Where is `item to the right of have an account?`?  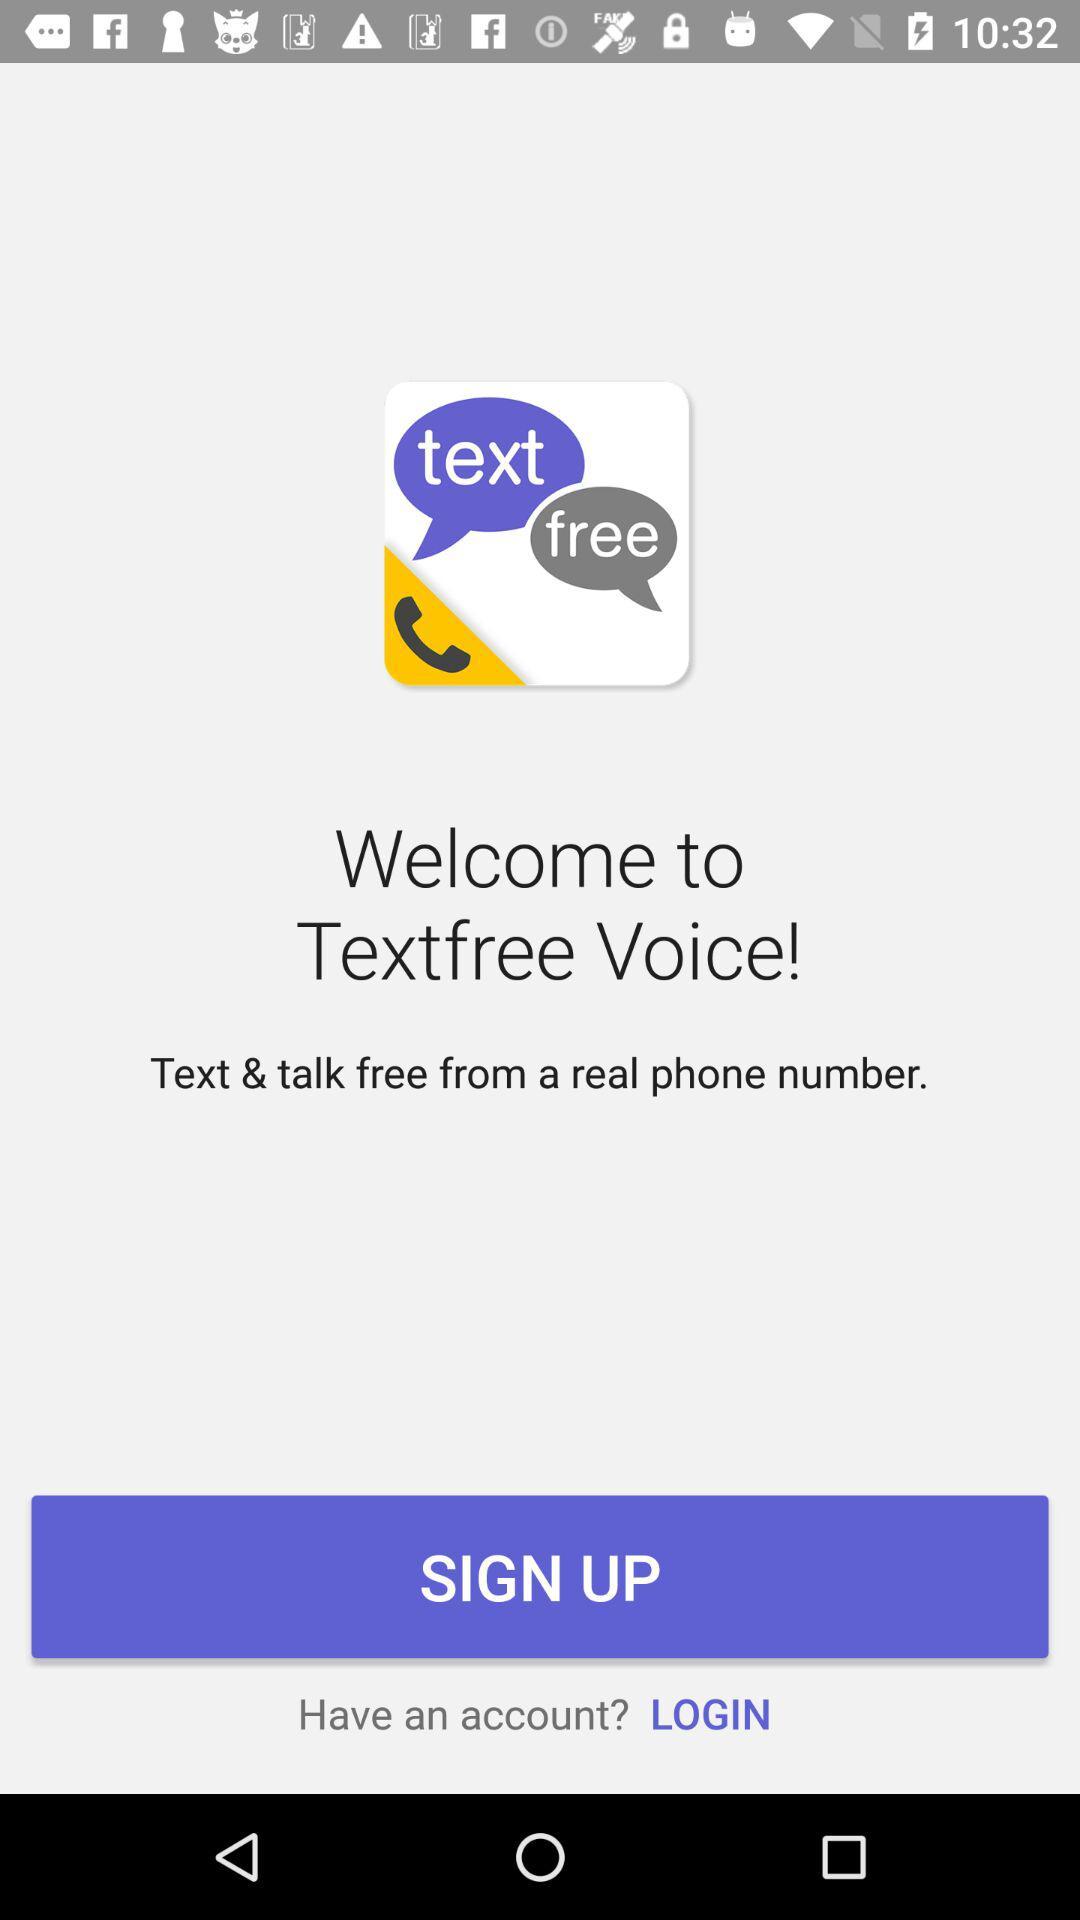
item to the right of have an account? is located at coordinates (709, 1712).